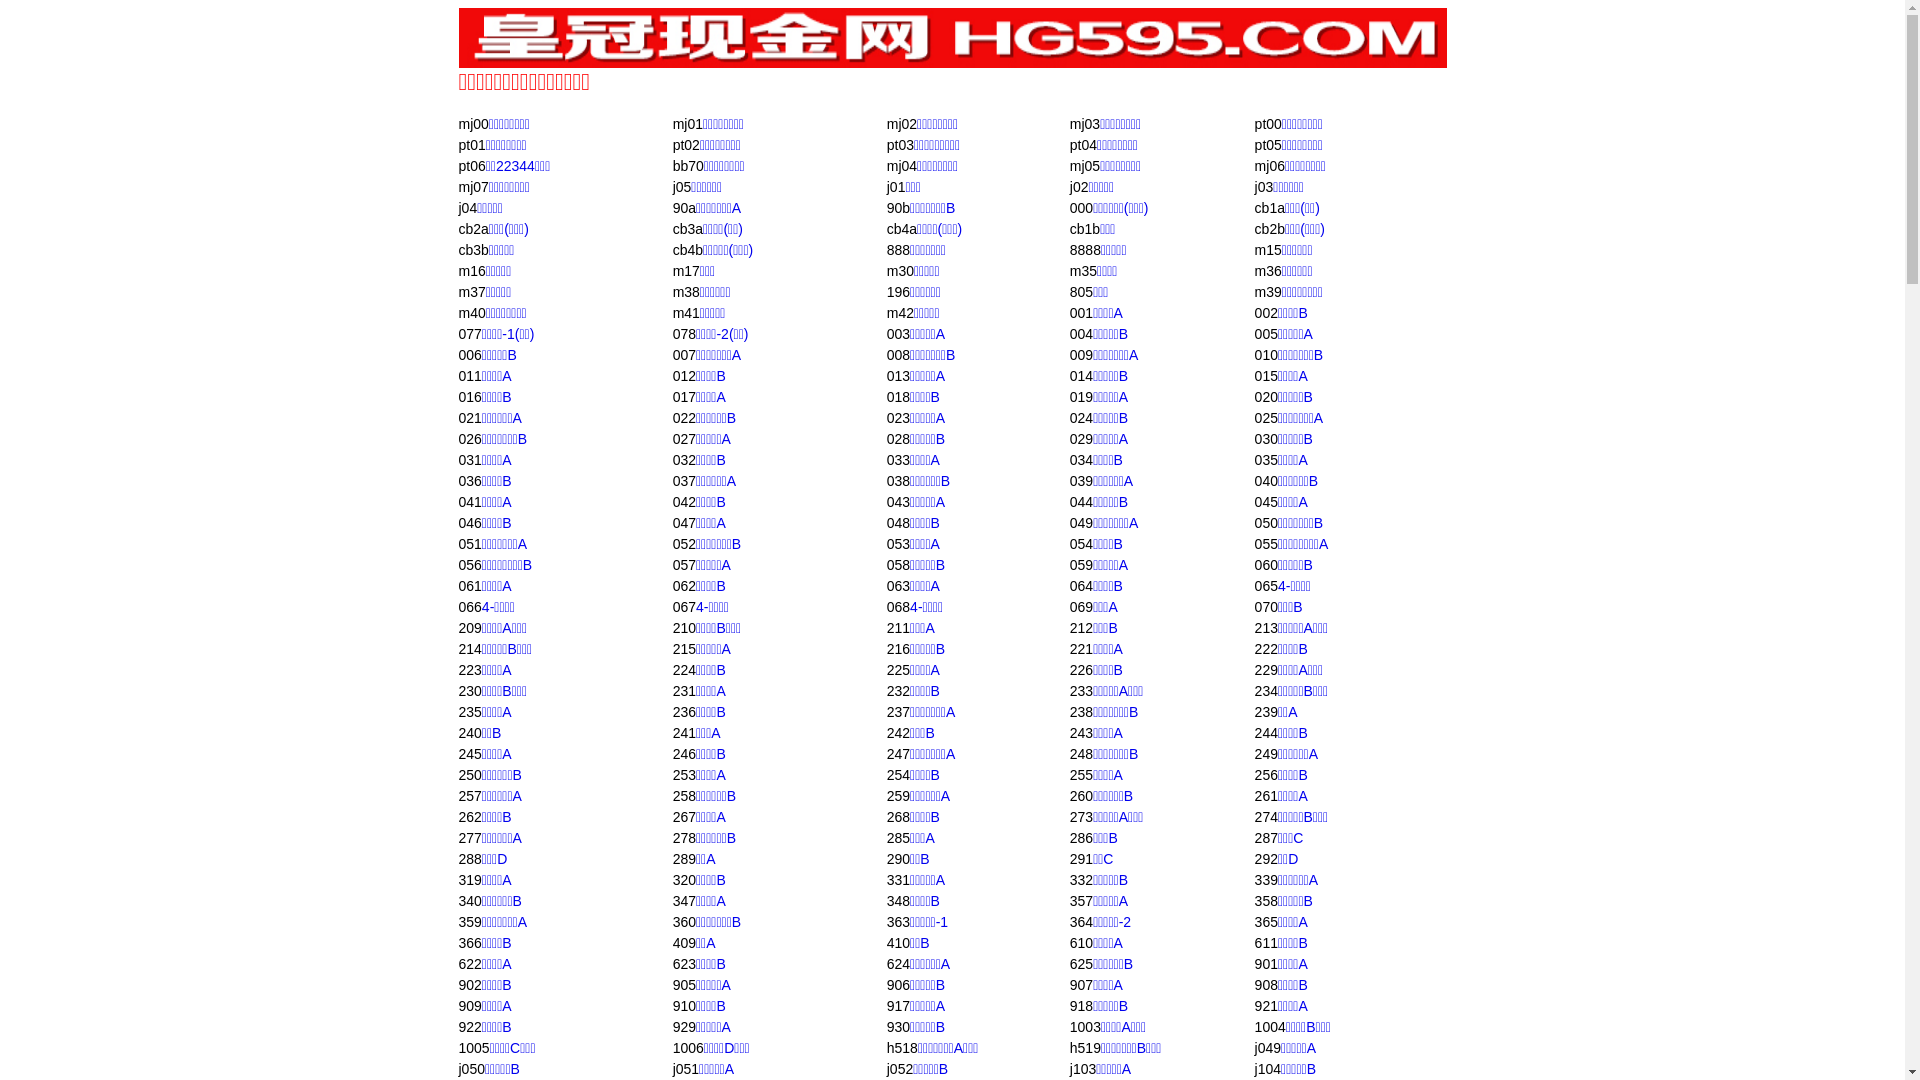 The image size is (1920, 1080). Describe the element at coordinates (1253, 585) in the screenshot. I see `'065'` at that location.